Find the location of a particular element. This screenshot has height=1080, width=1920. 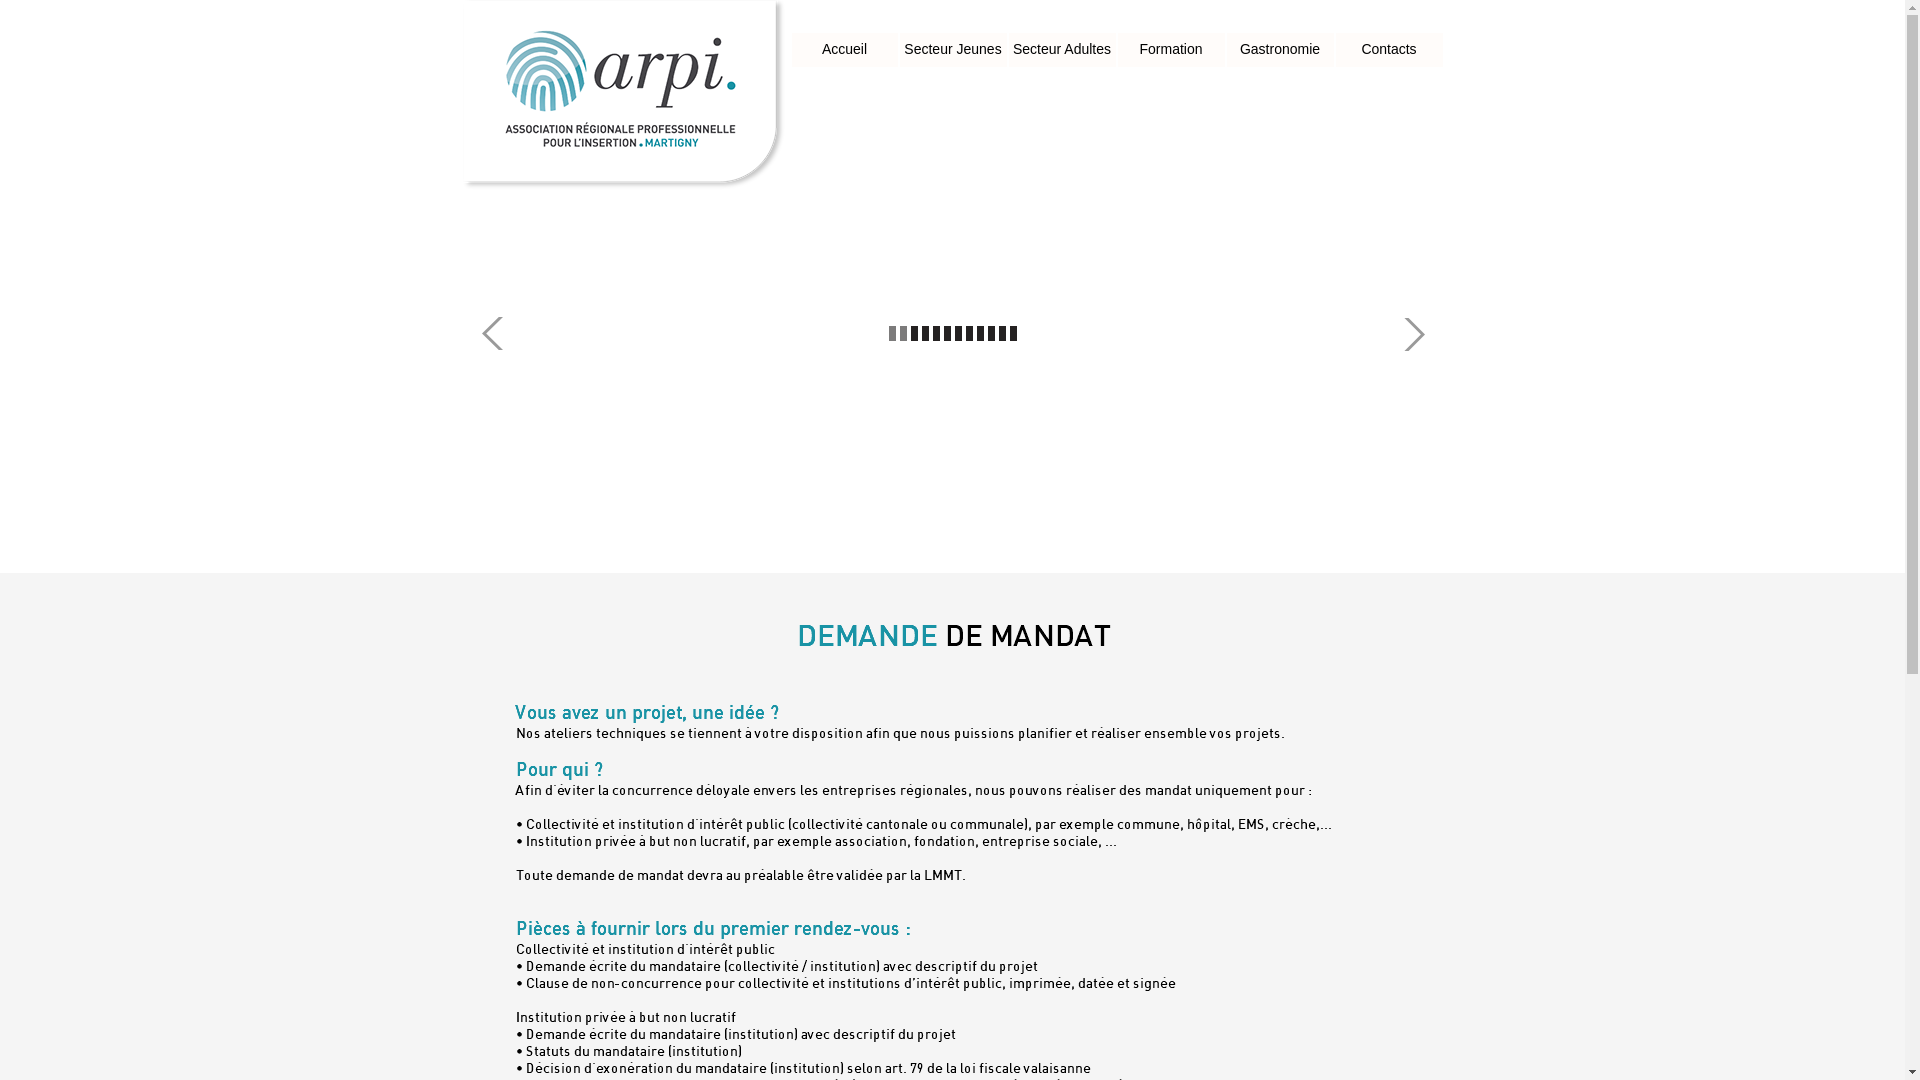

'Gastronomie' is located at coordinates (1278, 49).